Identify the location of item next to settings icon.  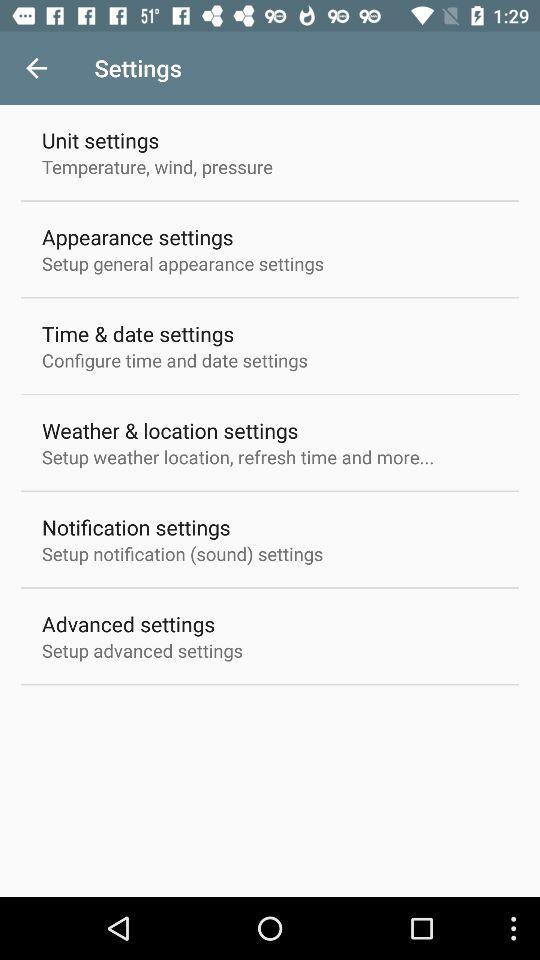
(36, 68).